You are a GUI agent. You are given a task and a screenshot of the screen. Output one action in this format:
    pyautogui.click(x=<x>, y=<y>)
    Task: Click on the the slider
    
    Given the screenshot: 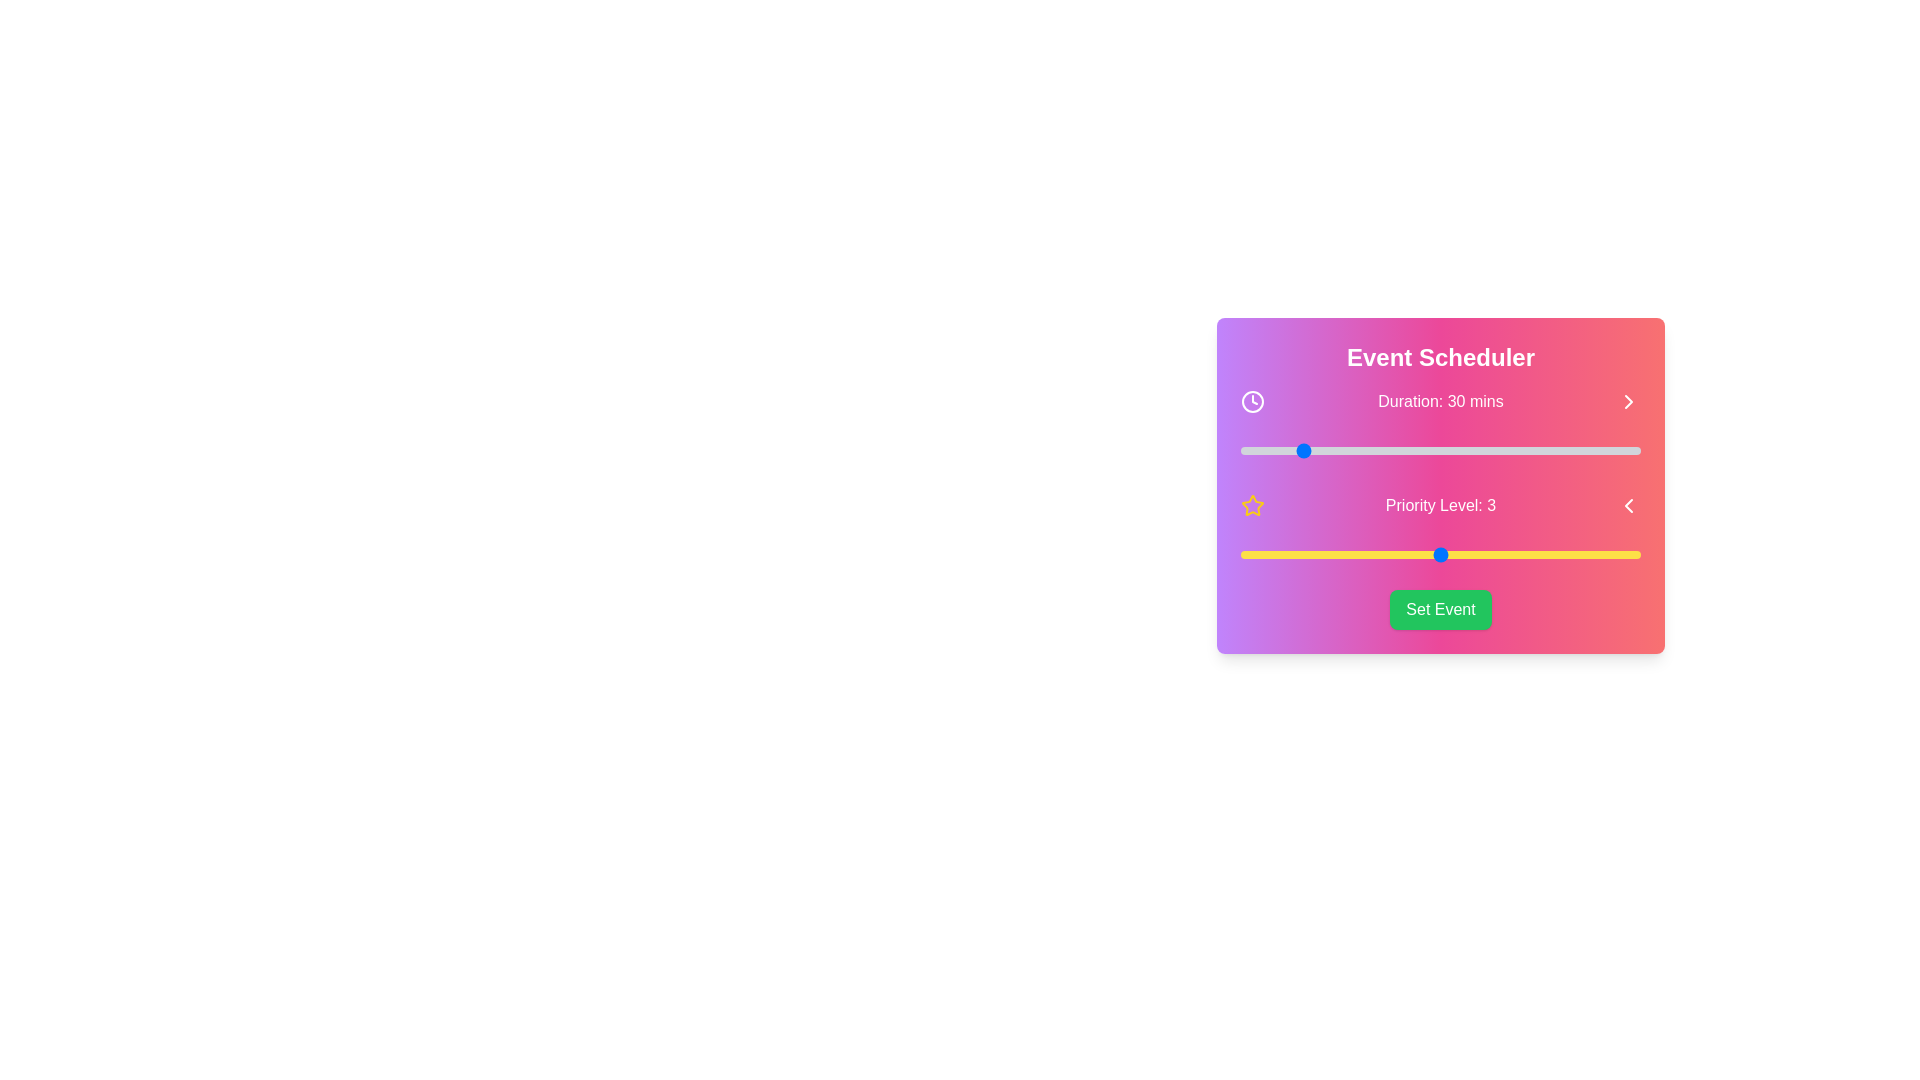 What is the action you would take?
    pyautogui.click(x=1359, y=451)
    